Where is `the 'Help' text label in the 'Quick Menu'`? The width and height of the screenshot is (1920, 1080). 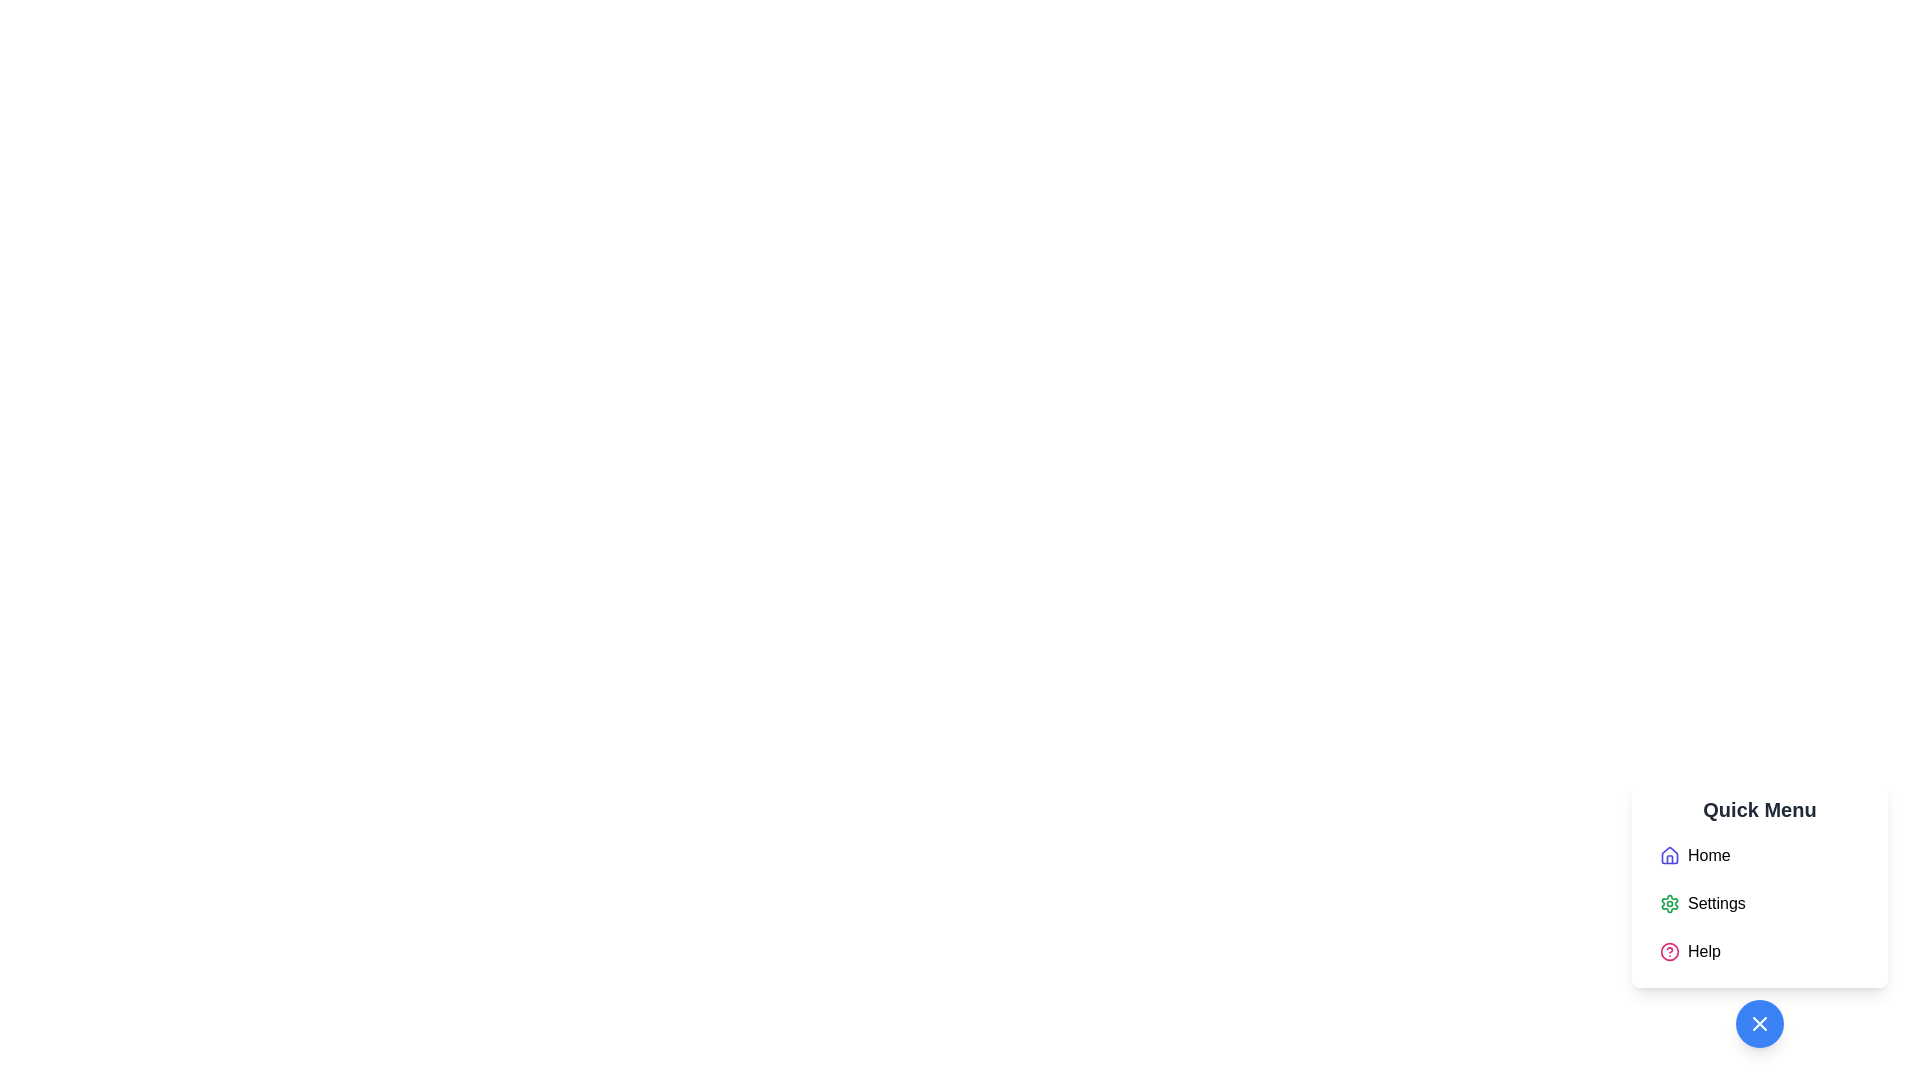
the 'Help' text label in the 'Quick Menu' is located at coordinates (1703, 951).